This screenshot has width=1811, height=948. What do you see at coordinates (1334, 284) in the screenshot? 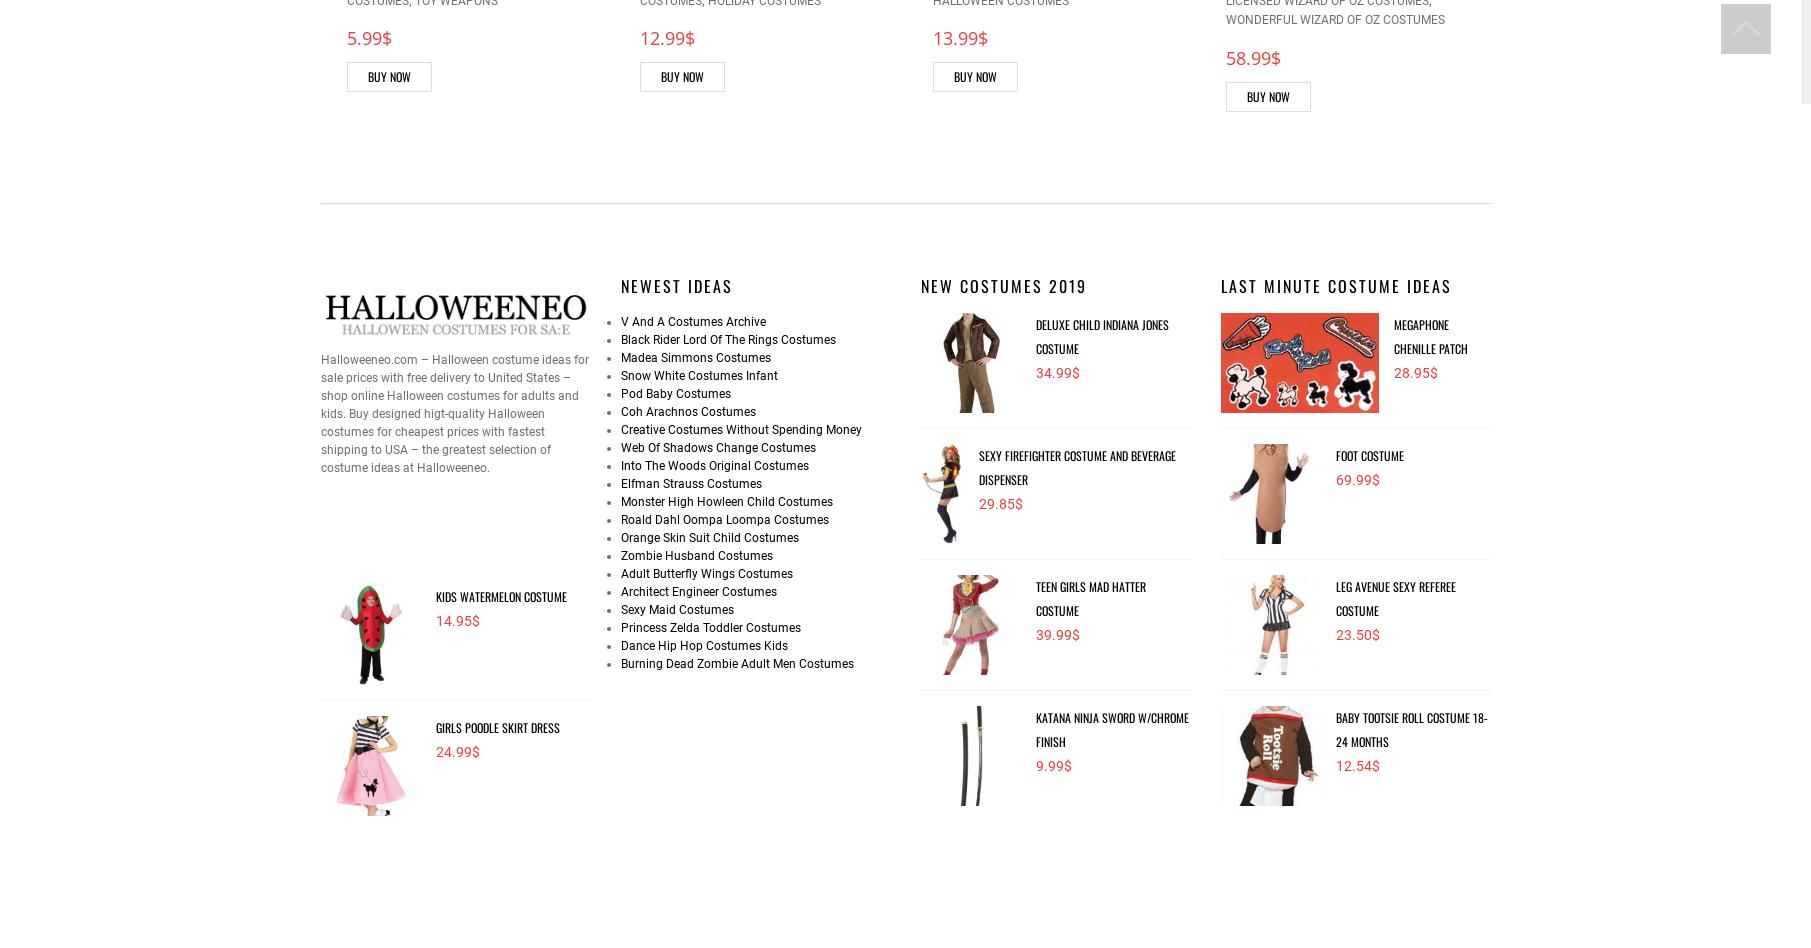
I see `'Last Minute Costume Ideas'` at bounding box center [1334, 284].